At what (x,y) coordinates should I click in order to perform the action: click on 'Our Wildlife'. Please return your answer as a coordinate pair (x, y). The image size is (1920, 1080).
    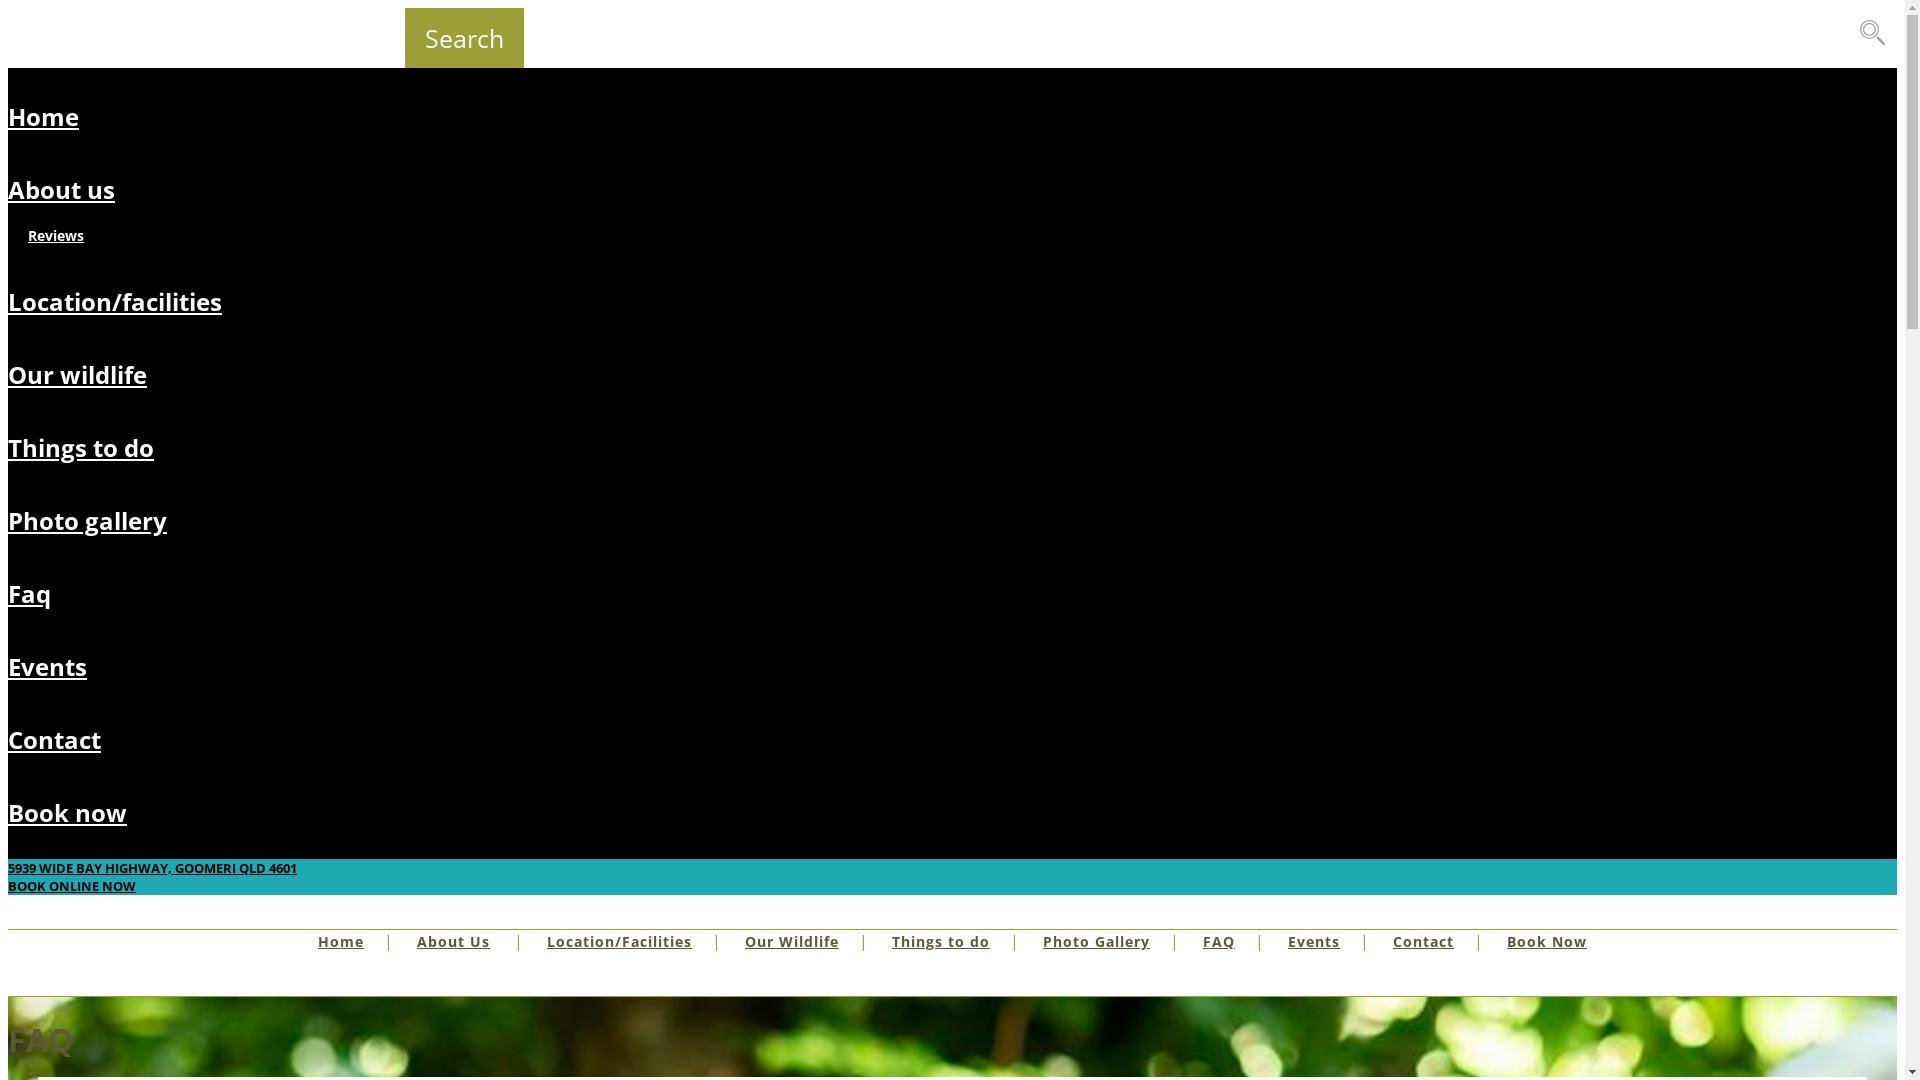
    Looking at the image, I should click on (791, 941).